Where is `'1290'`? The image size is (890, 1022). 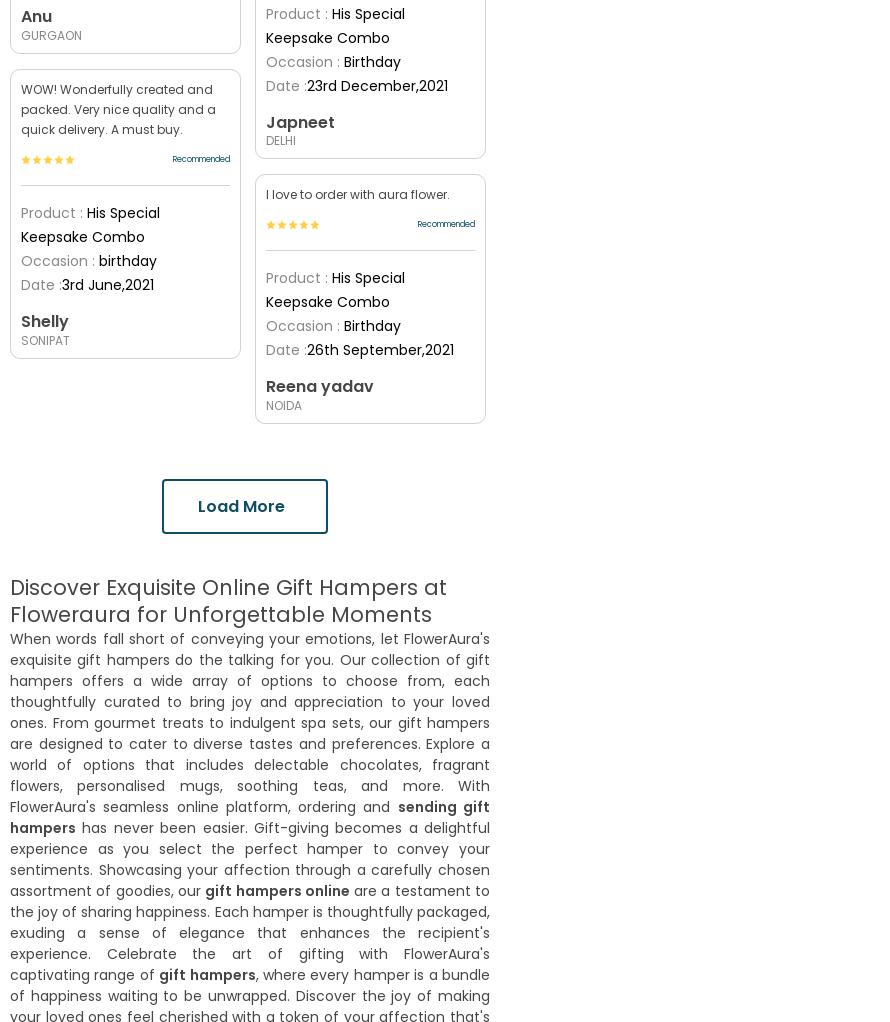
'1290' is located at coordinates (292, 565).